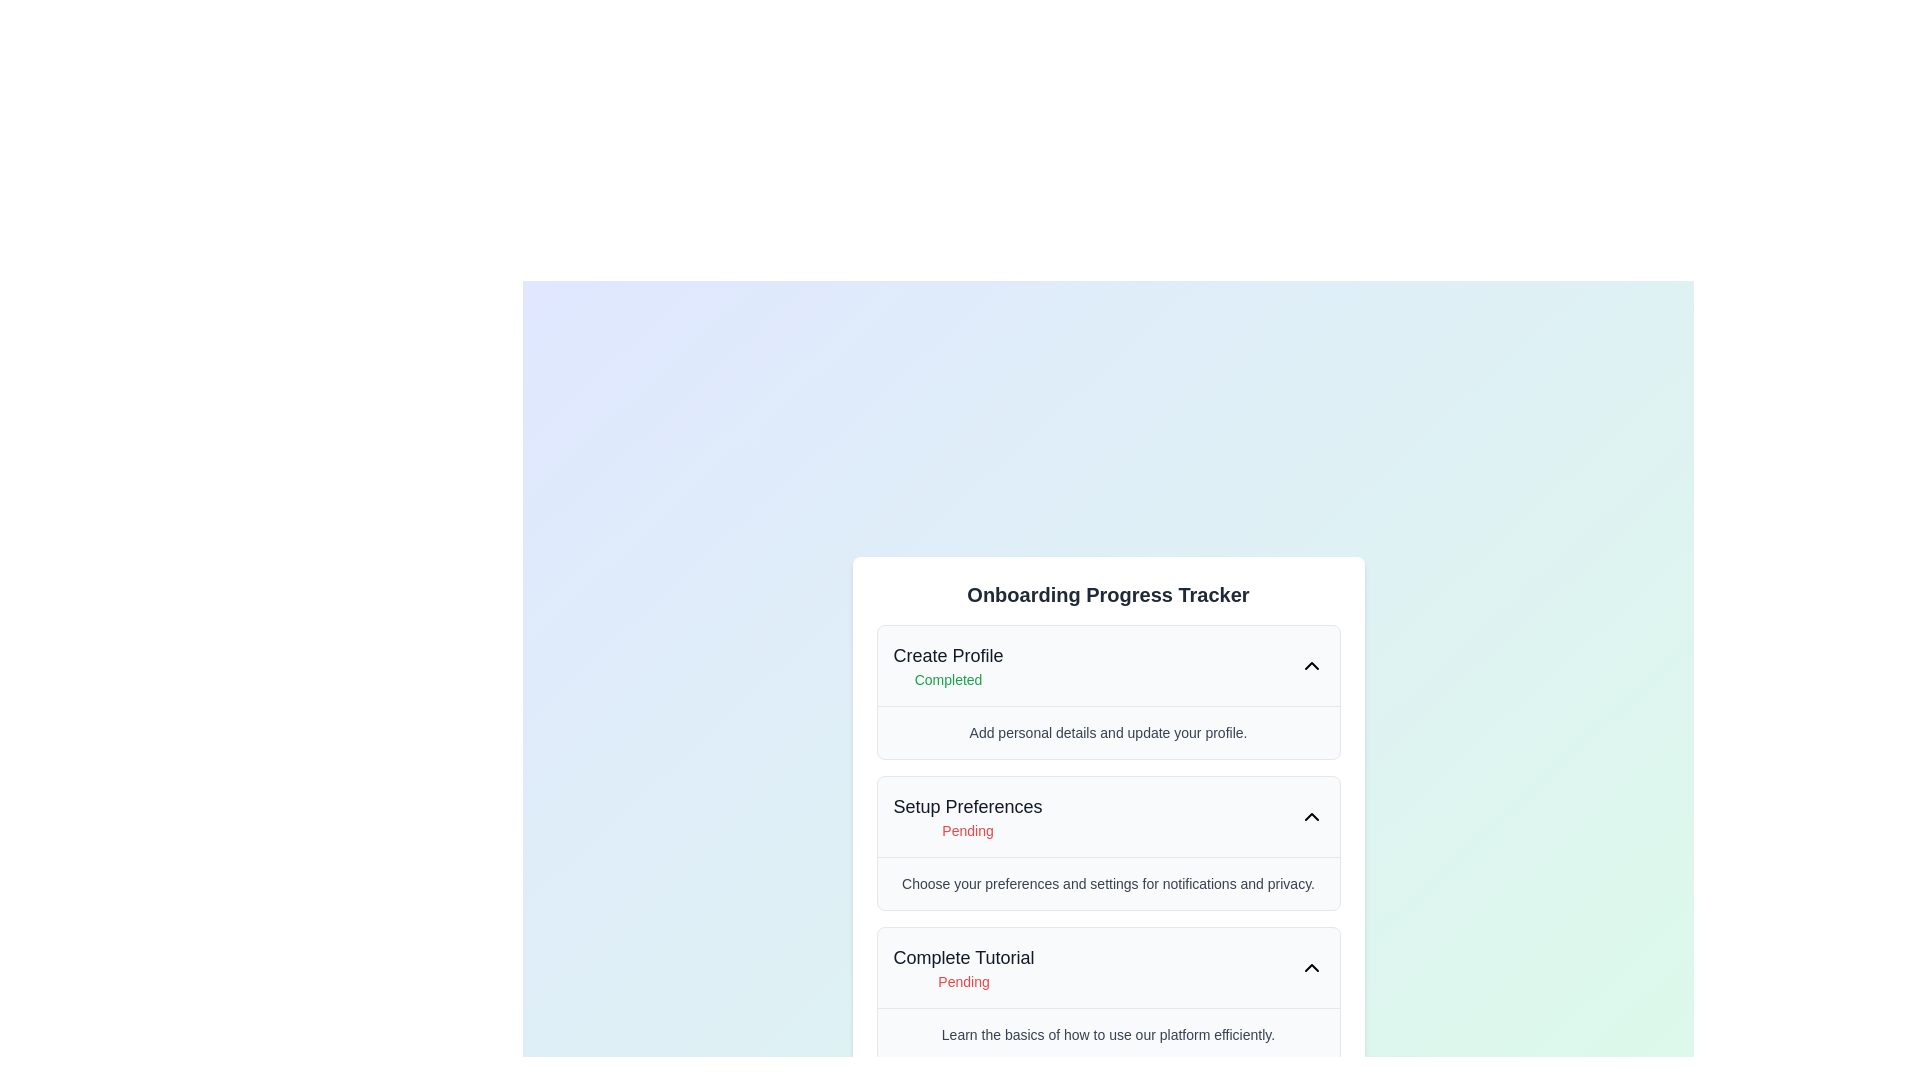  I want to click on the 'Setup Preferences' collapsible section header, which features a bold title and a red 'Pending' text, so click(1107, 817).